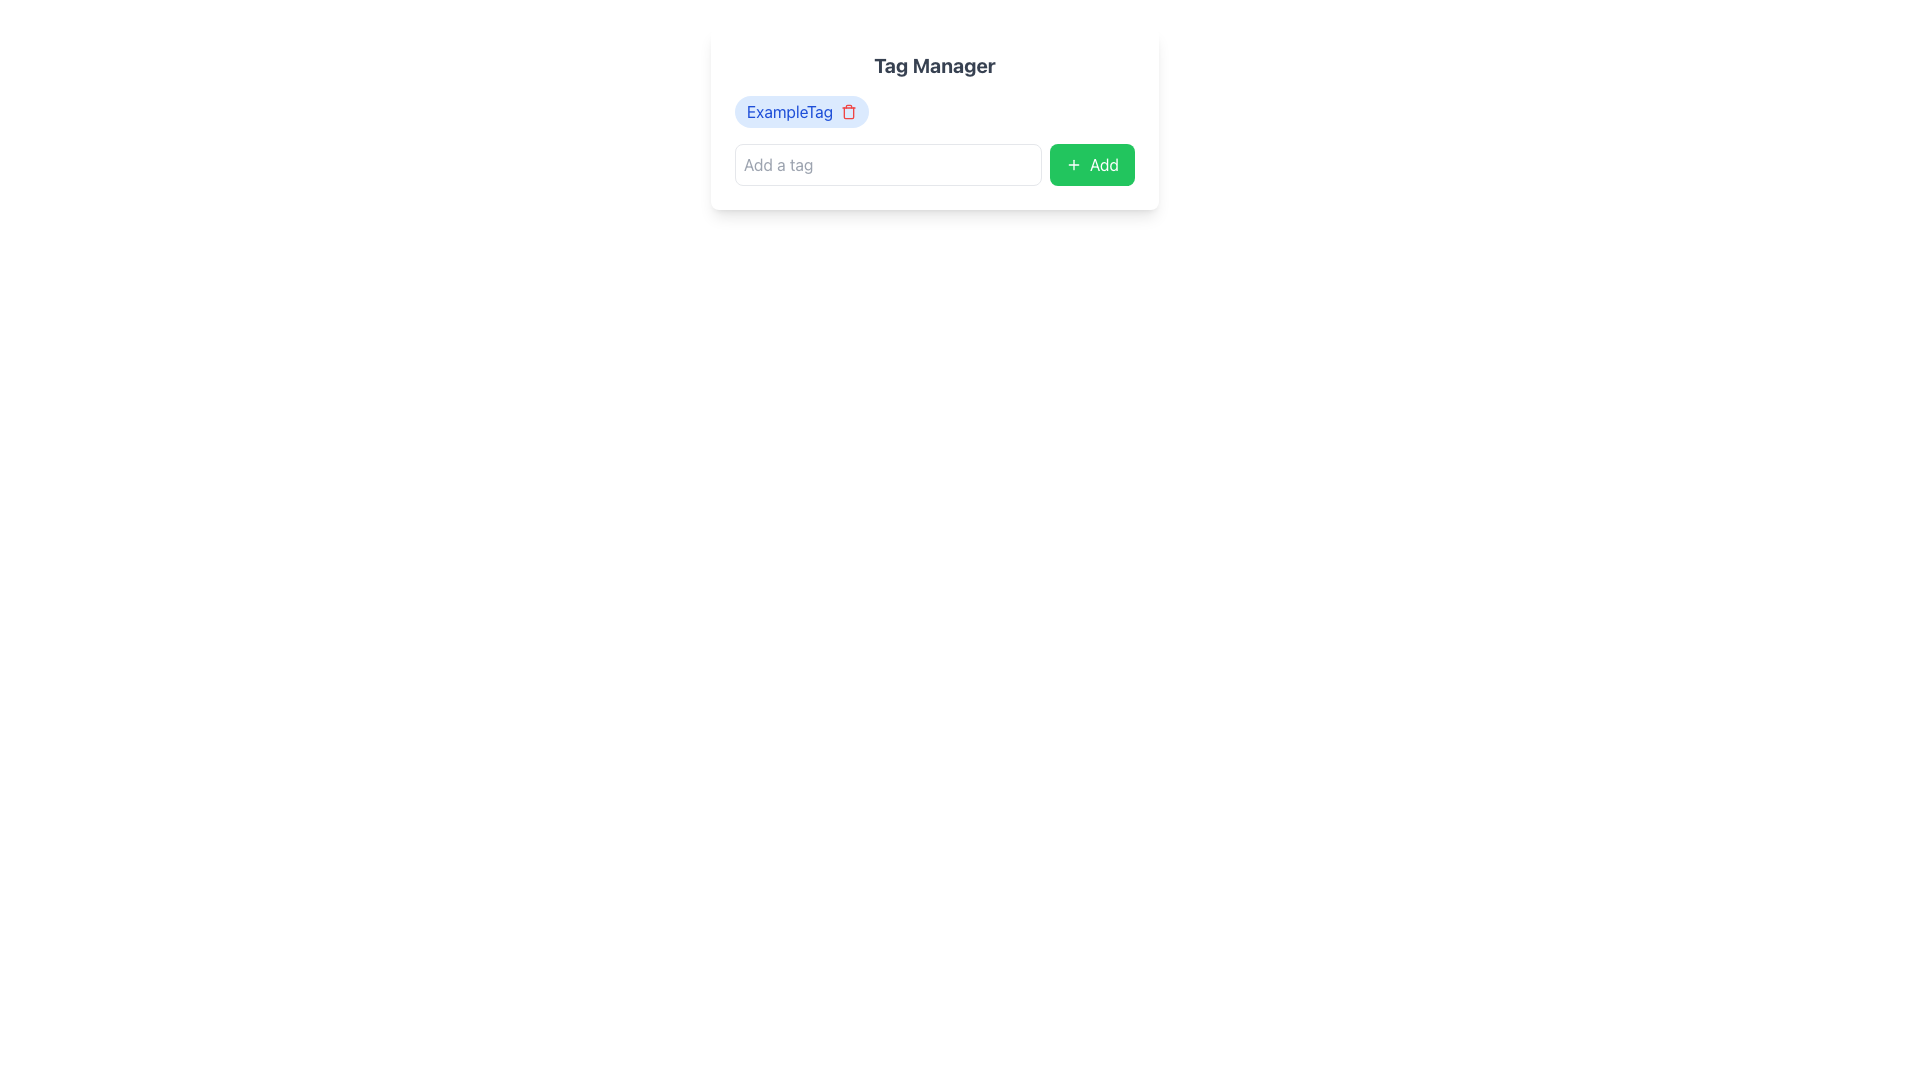  What do you see at coordinates (849, 111) in the screenshot?
I see `the Icon Button that allows users` at bounding box center [849, 111].